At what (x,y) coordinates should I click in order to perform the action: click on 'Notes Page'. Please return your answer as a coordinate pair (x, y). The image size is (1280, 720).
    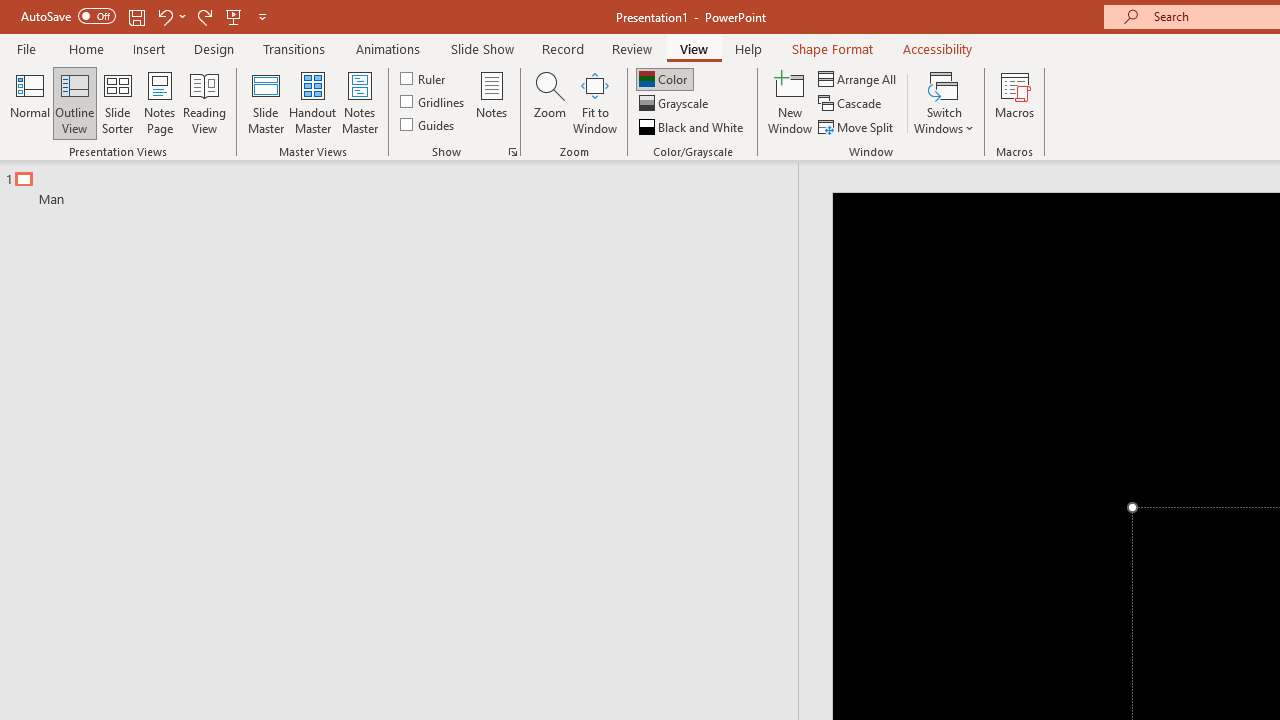
    Looking at the image, I should click on (160, 103).